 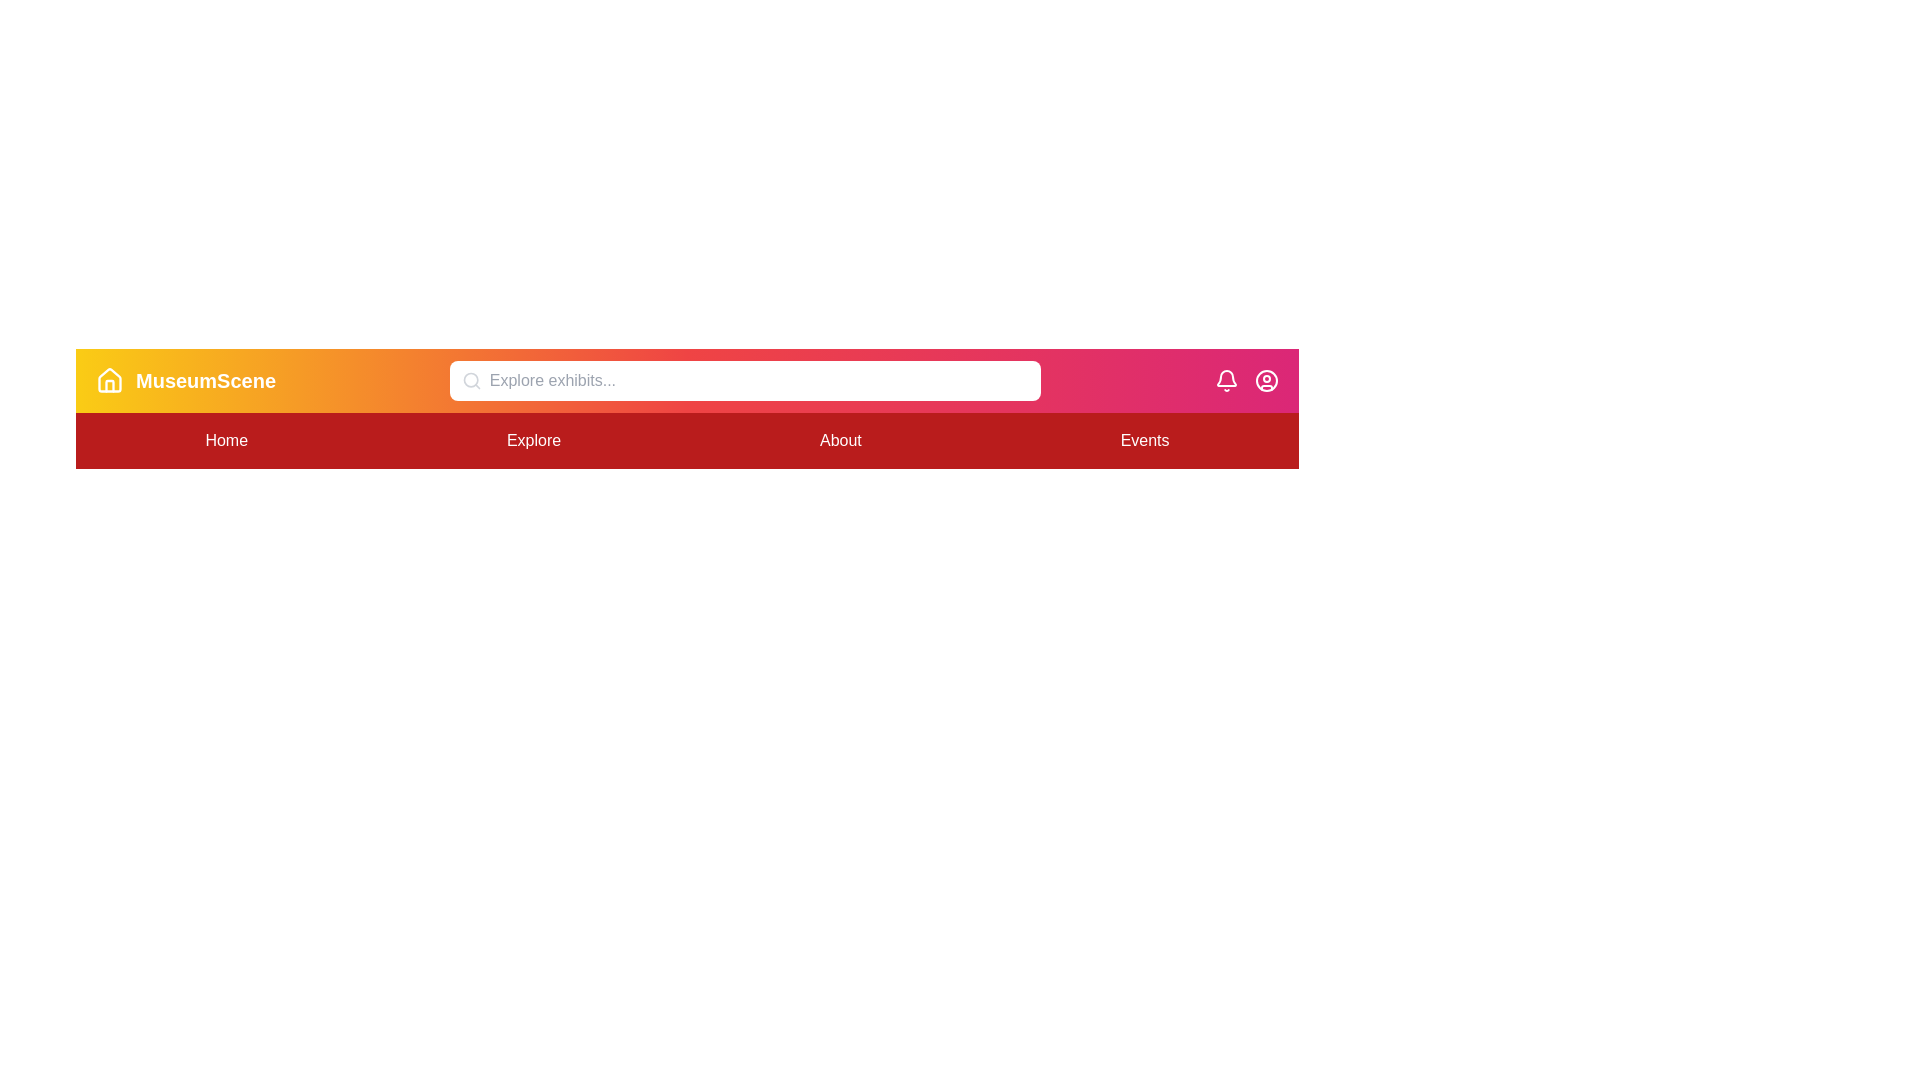 I want to click on the 'About' tab in the menu to navigate to the about section, so click(x=840, y=439).